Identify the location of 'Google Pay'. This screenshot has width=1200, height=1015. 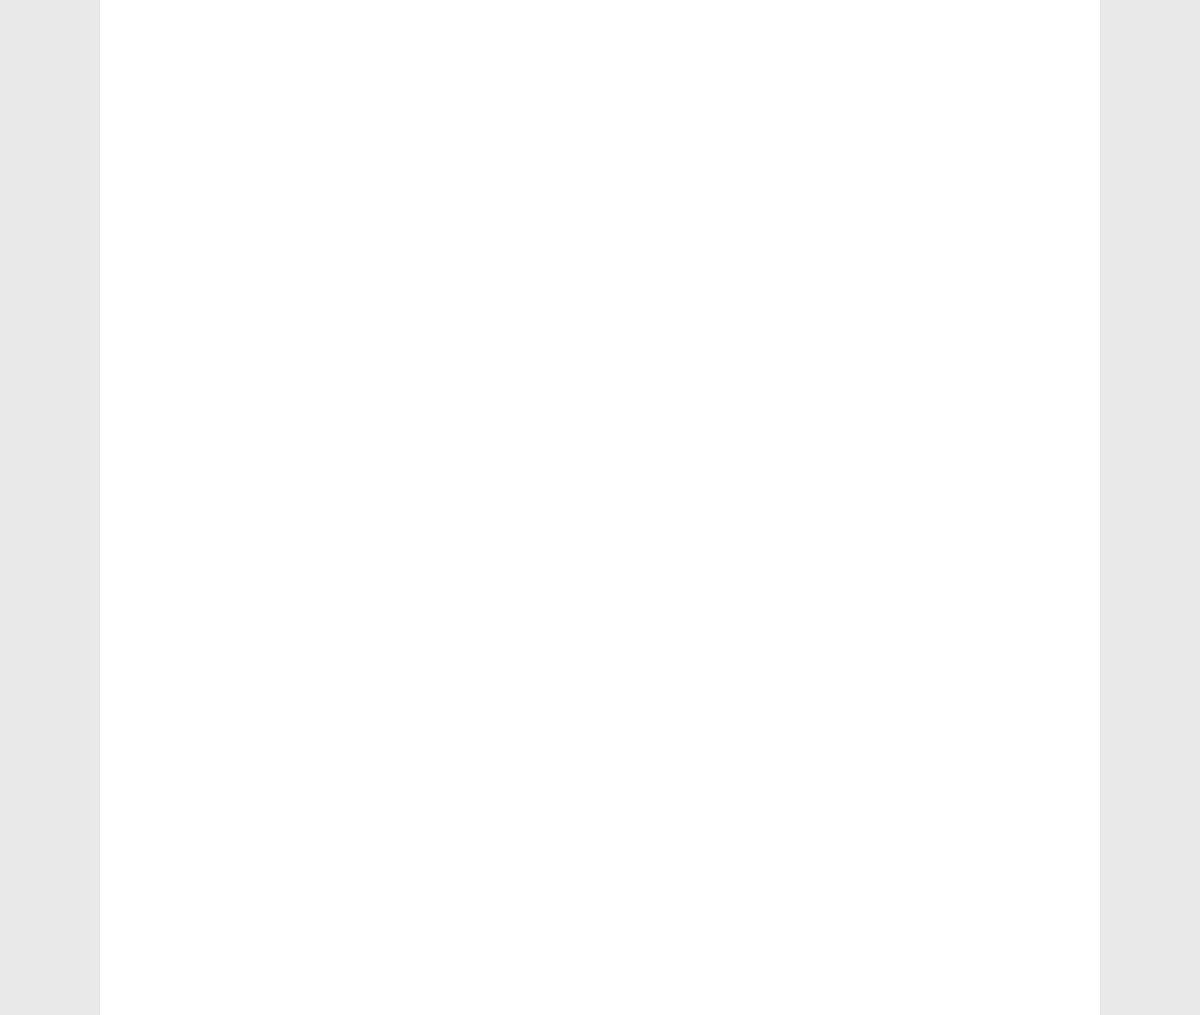
(190, 842).